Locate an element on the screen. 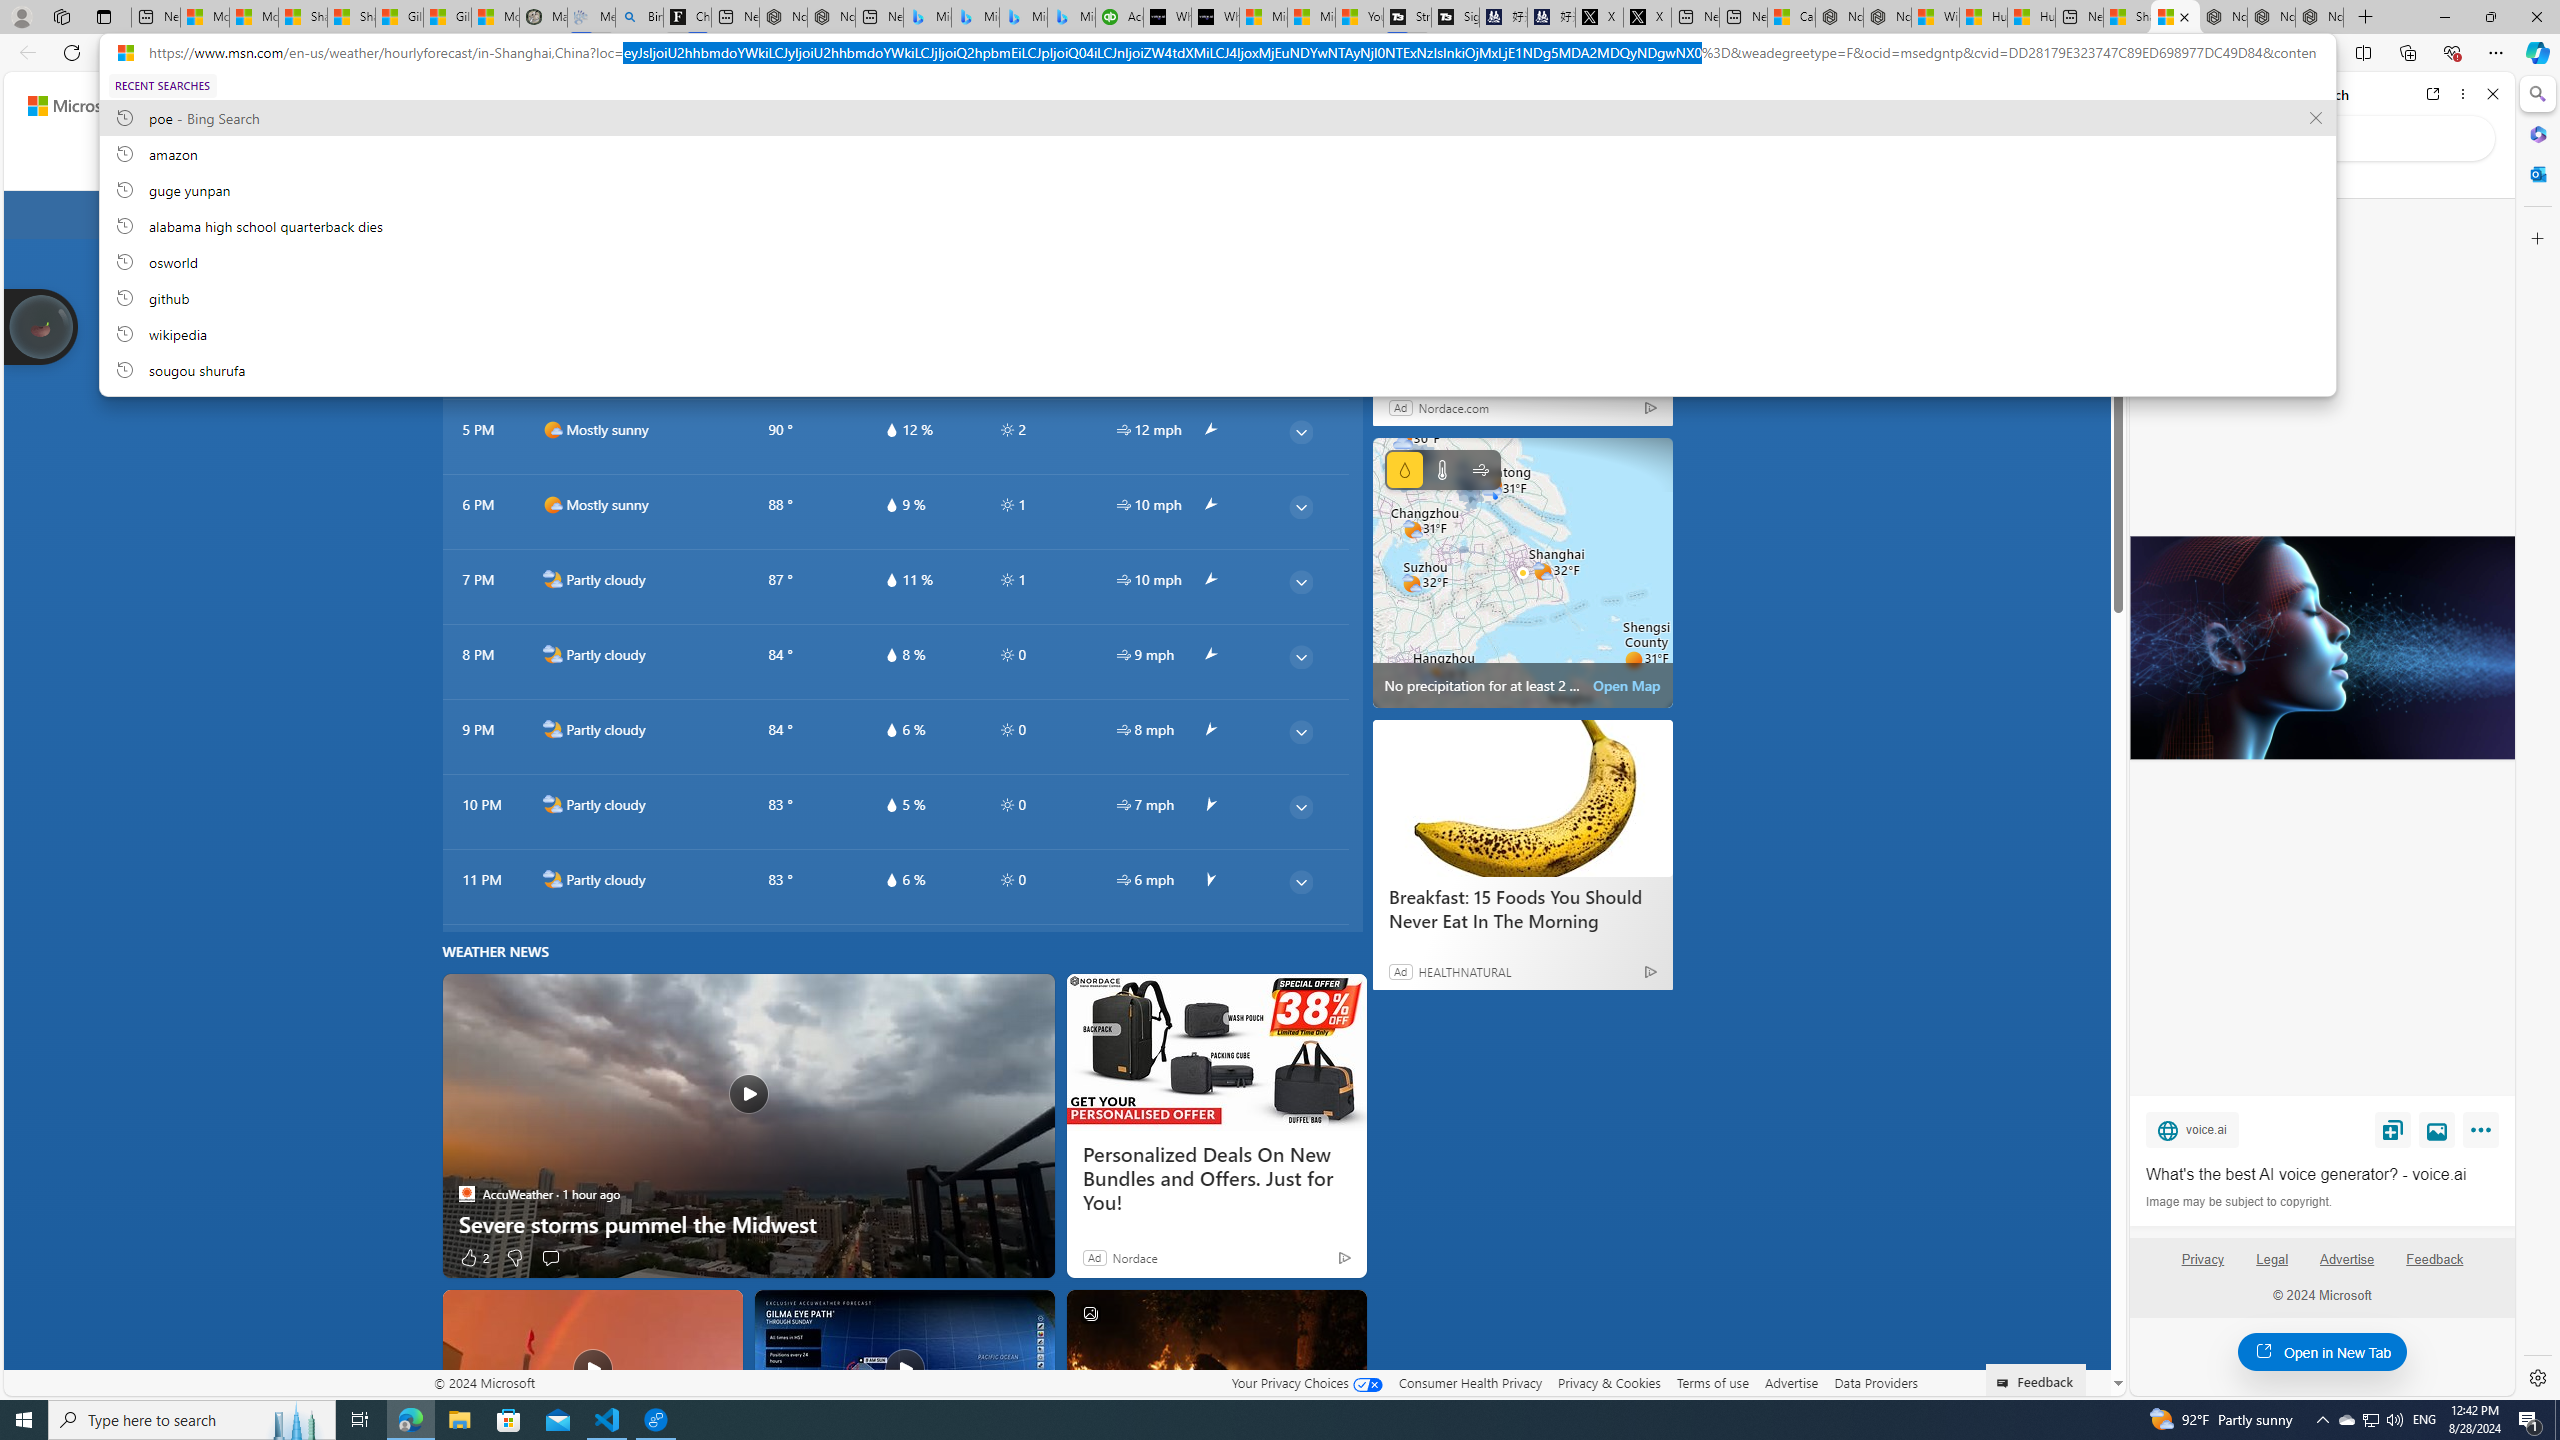 This screenshot has width=2560, height=1440. 'Skip to footer' is located at coordinates (81, 104).